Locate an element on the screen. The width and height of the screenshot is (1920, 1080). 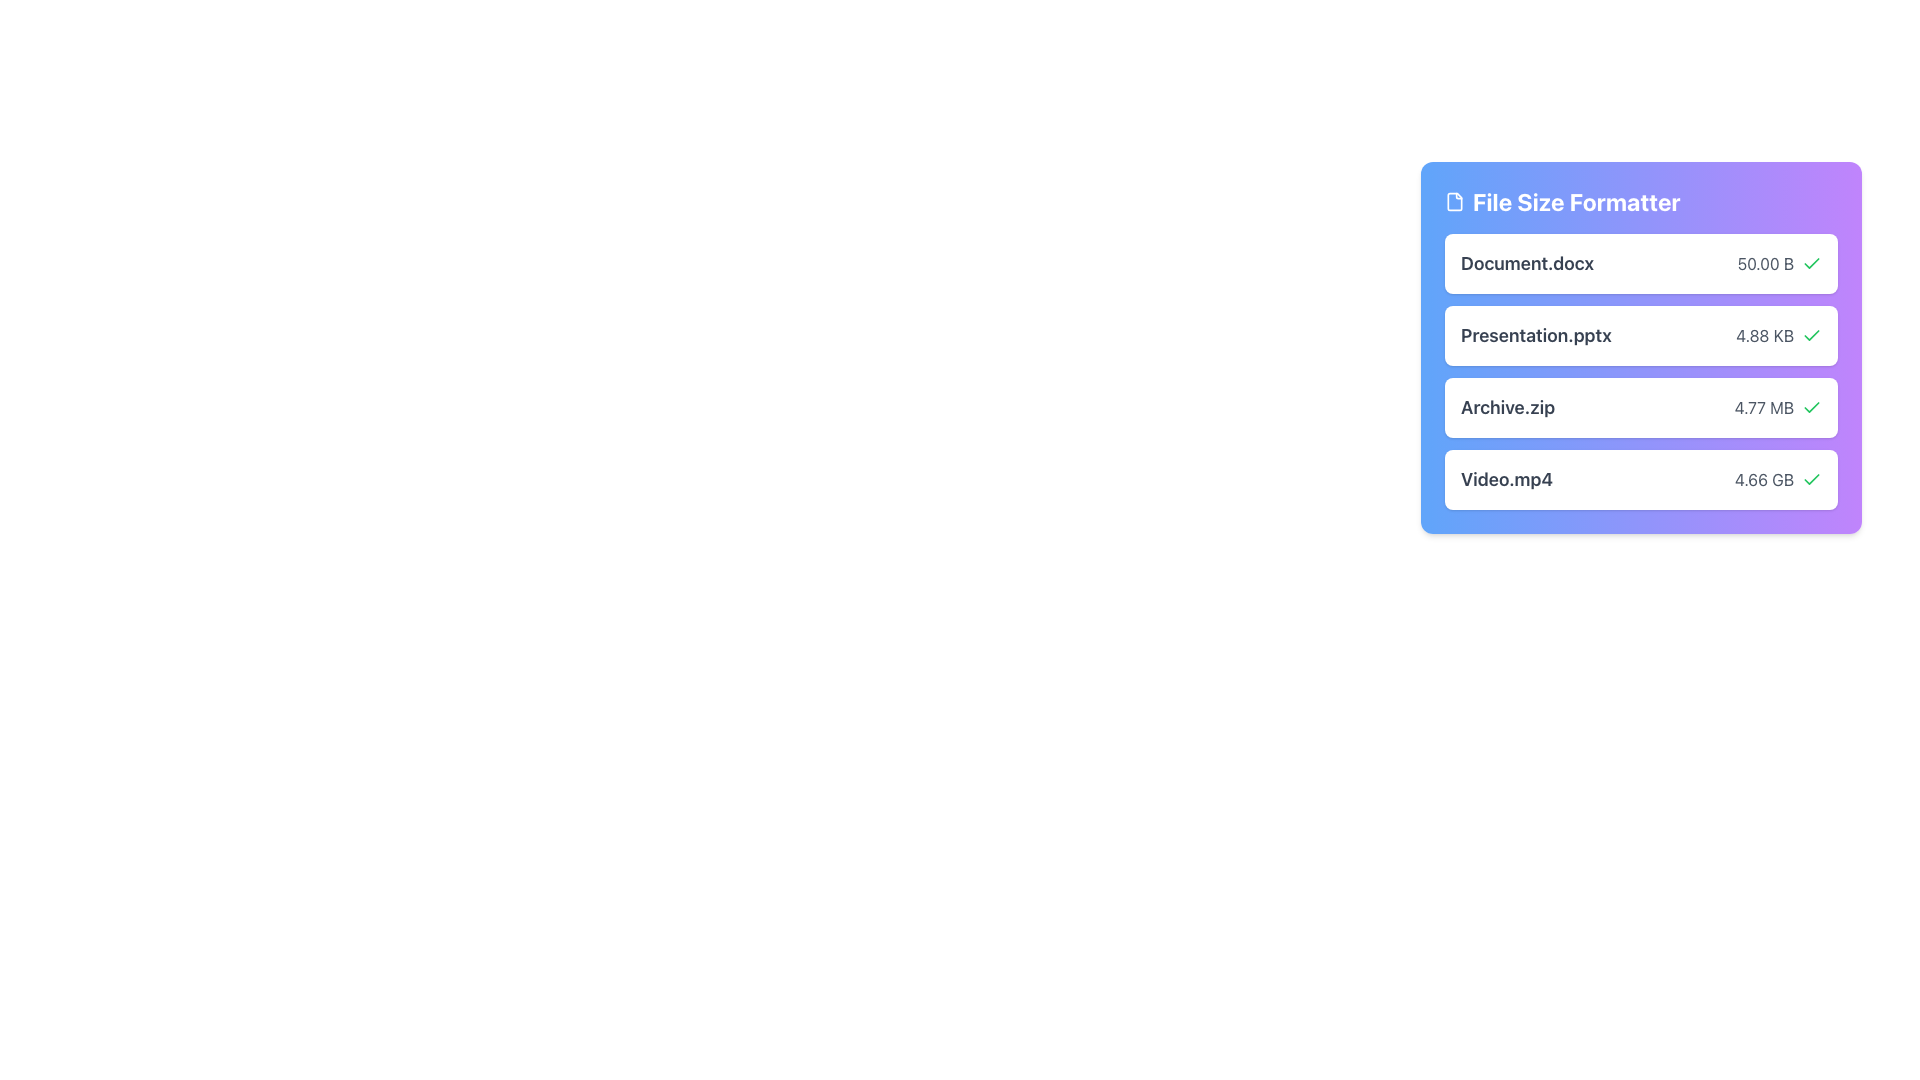
the SVG icon with a rectangular file design located to the left of the 'File Size Formatter' text is located at coordinates (1454, 201).